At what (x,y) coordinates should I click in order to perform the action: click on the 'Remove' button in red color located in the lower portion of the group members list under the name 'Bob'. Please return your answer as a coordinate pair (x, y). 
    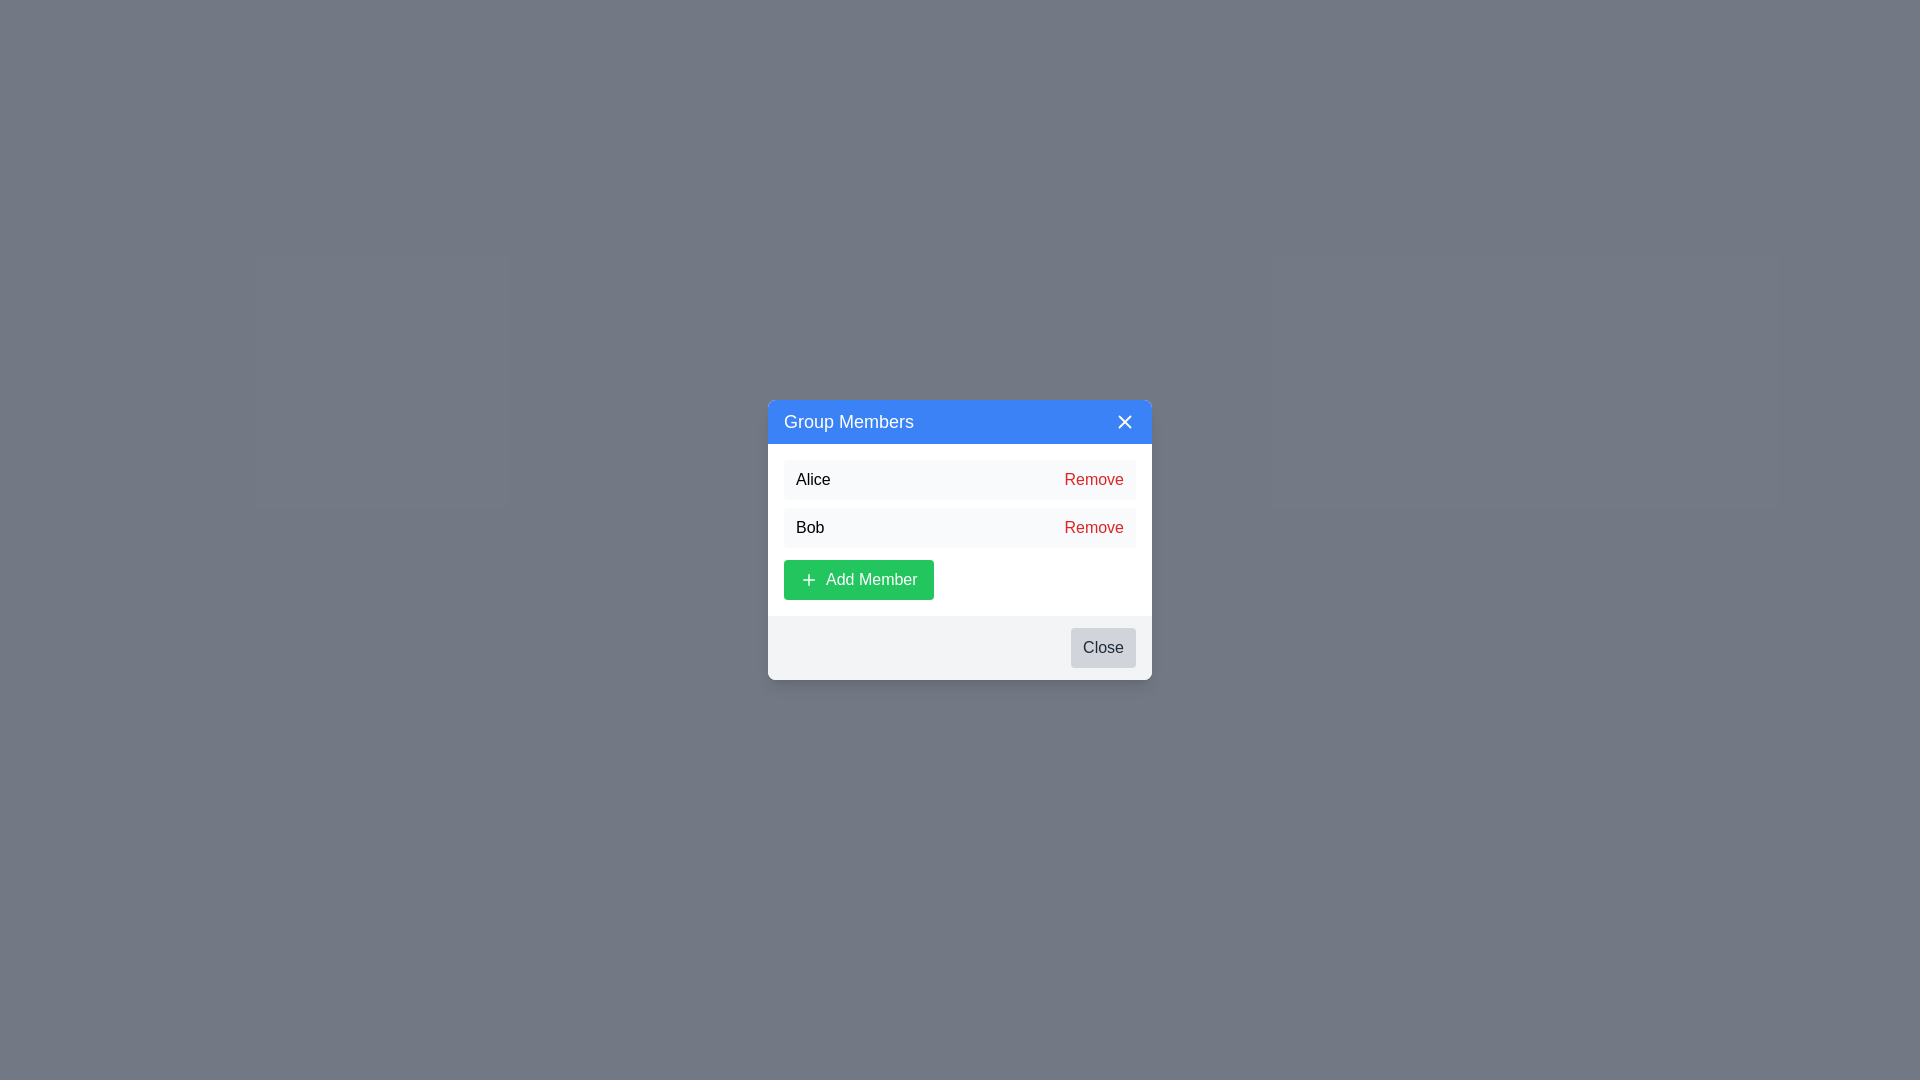
    Looking at the image, I should click on (1093, 527).